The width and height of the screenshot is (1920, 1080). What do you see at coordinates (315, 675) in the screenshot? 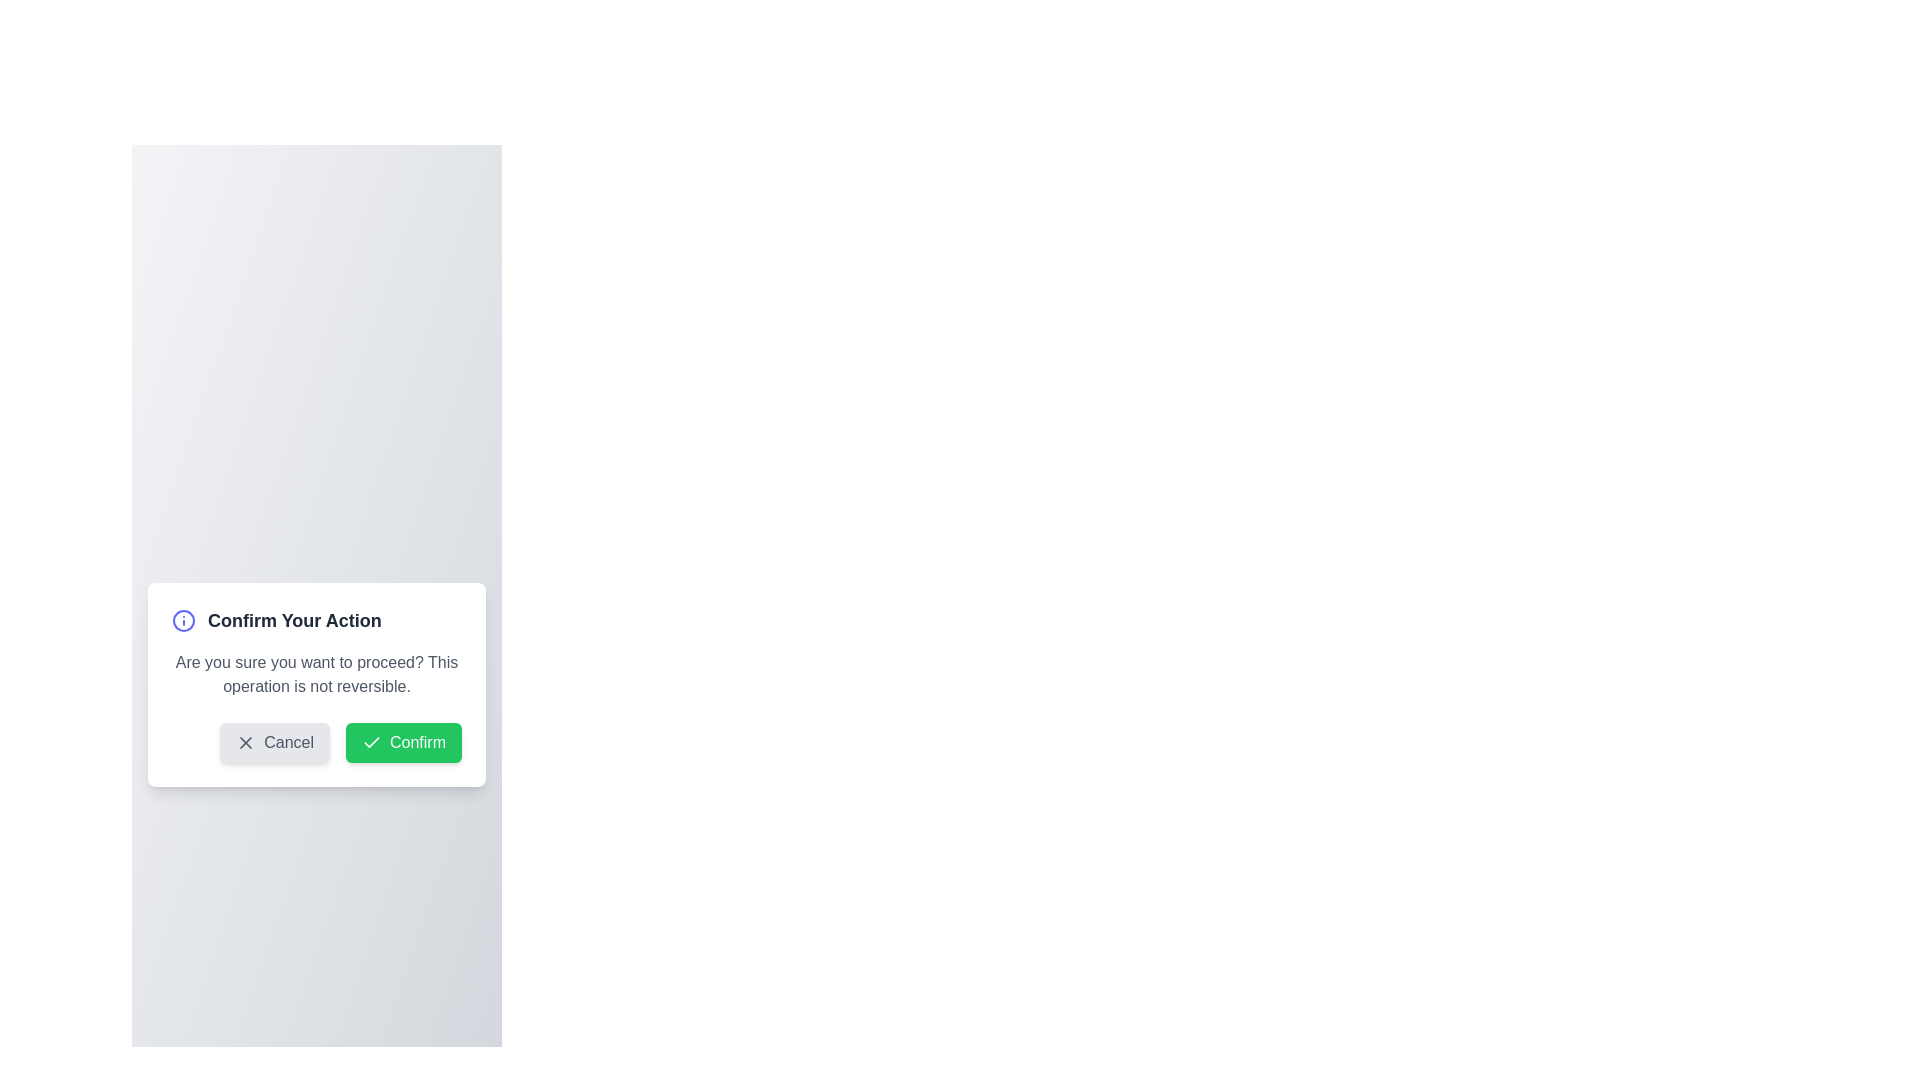
I see `the informational Text Block warning about the consequences of the user's action, located below the title header 'Confirm Your Action'` at bounding box center [315, 675].